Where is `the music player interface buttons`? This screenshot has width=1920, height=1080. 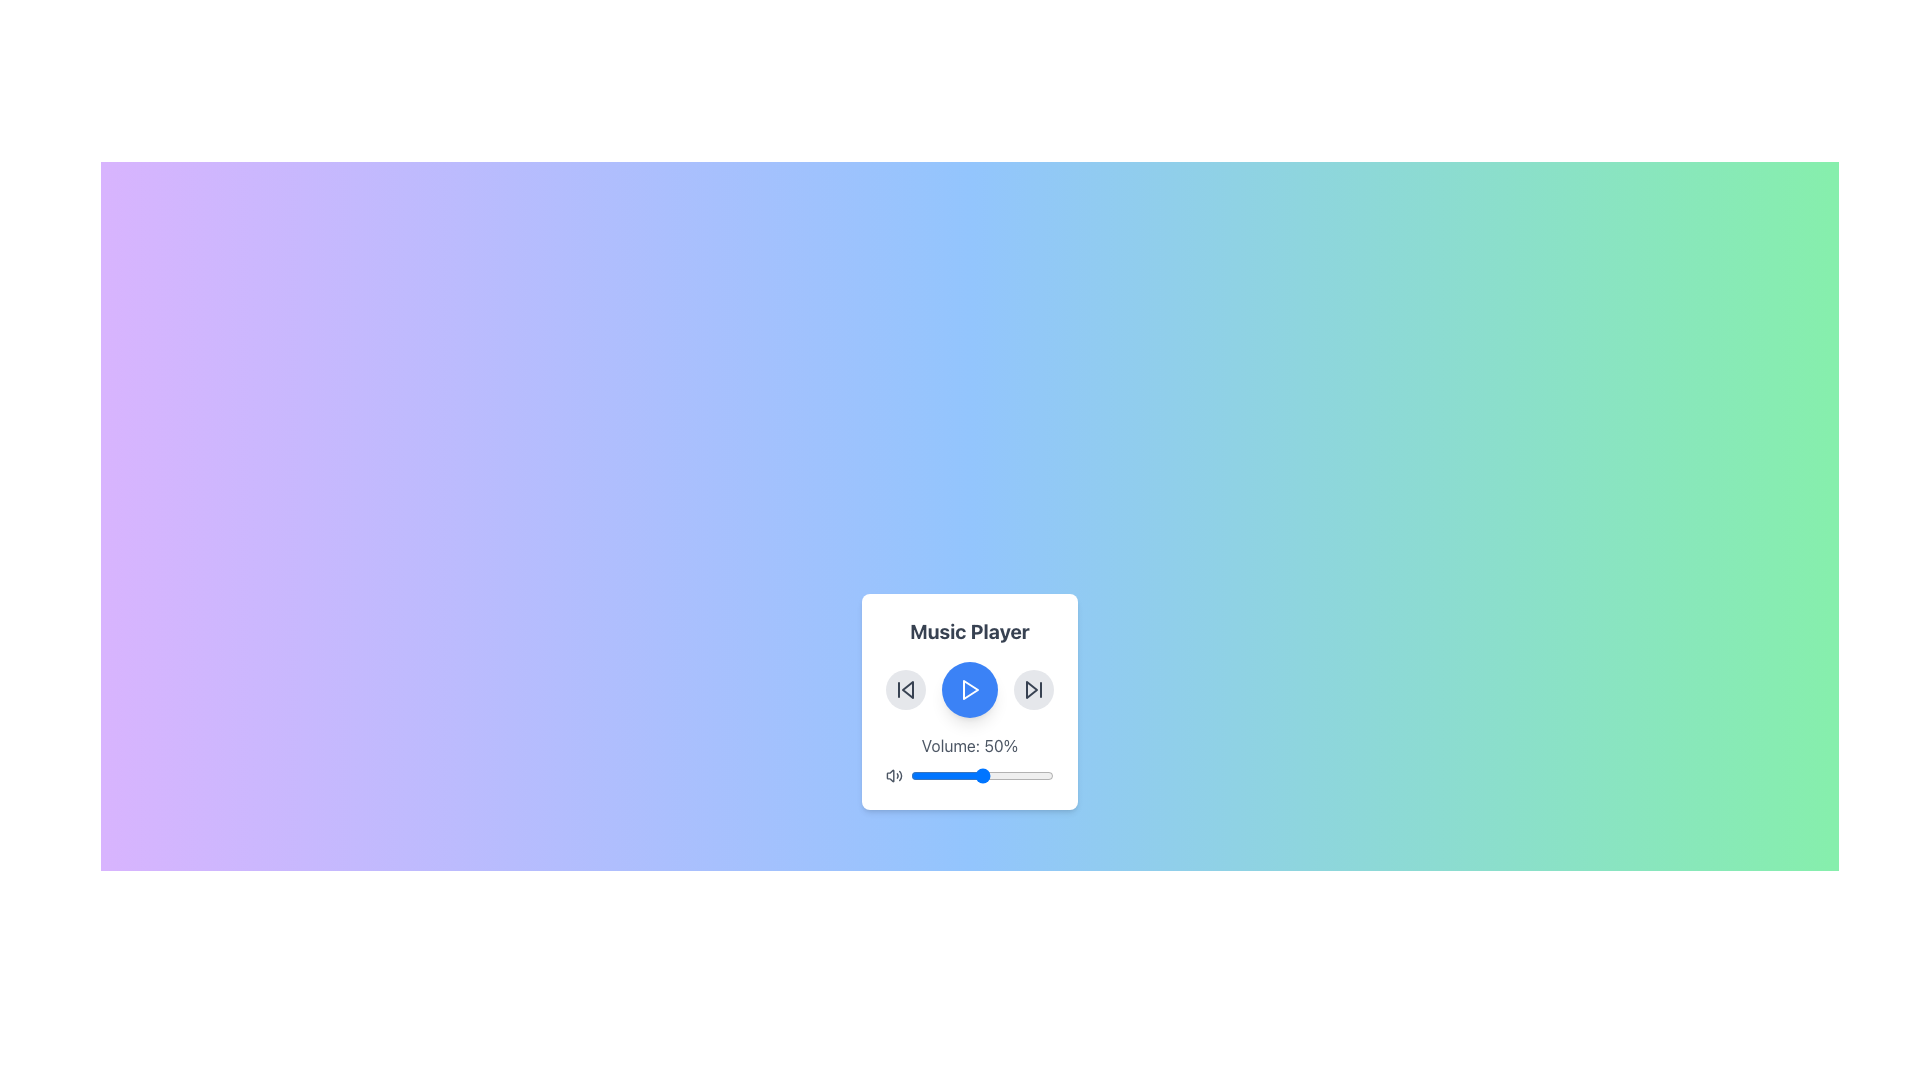
the music player interface buttons is located at coordinates (969, 701).